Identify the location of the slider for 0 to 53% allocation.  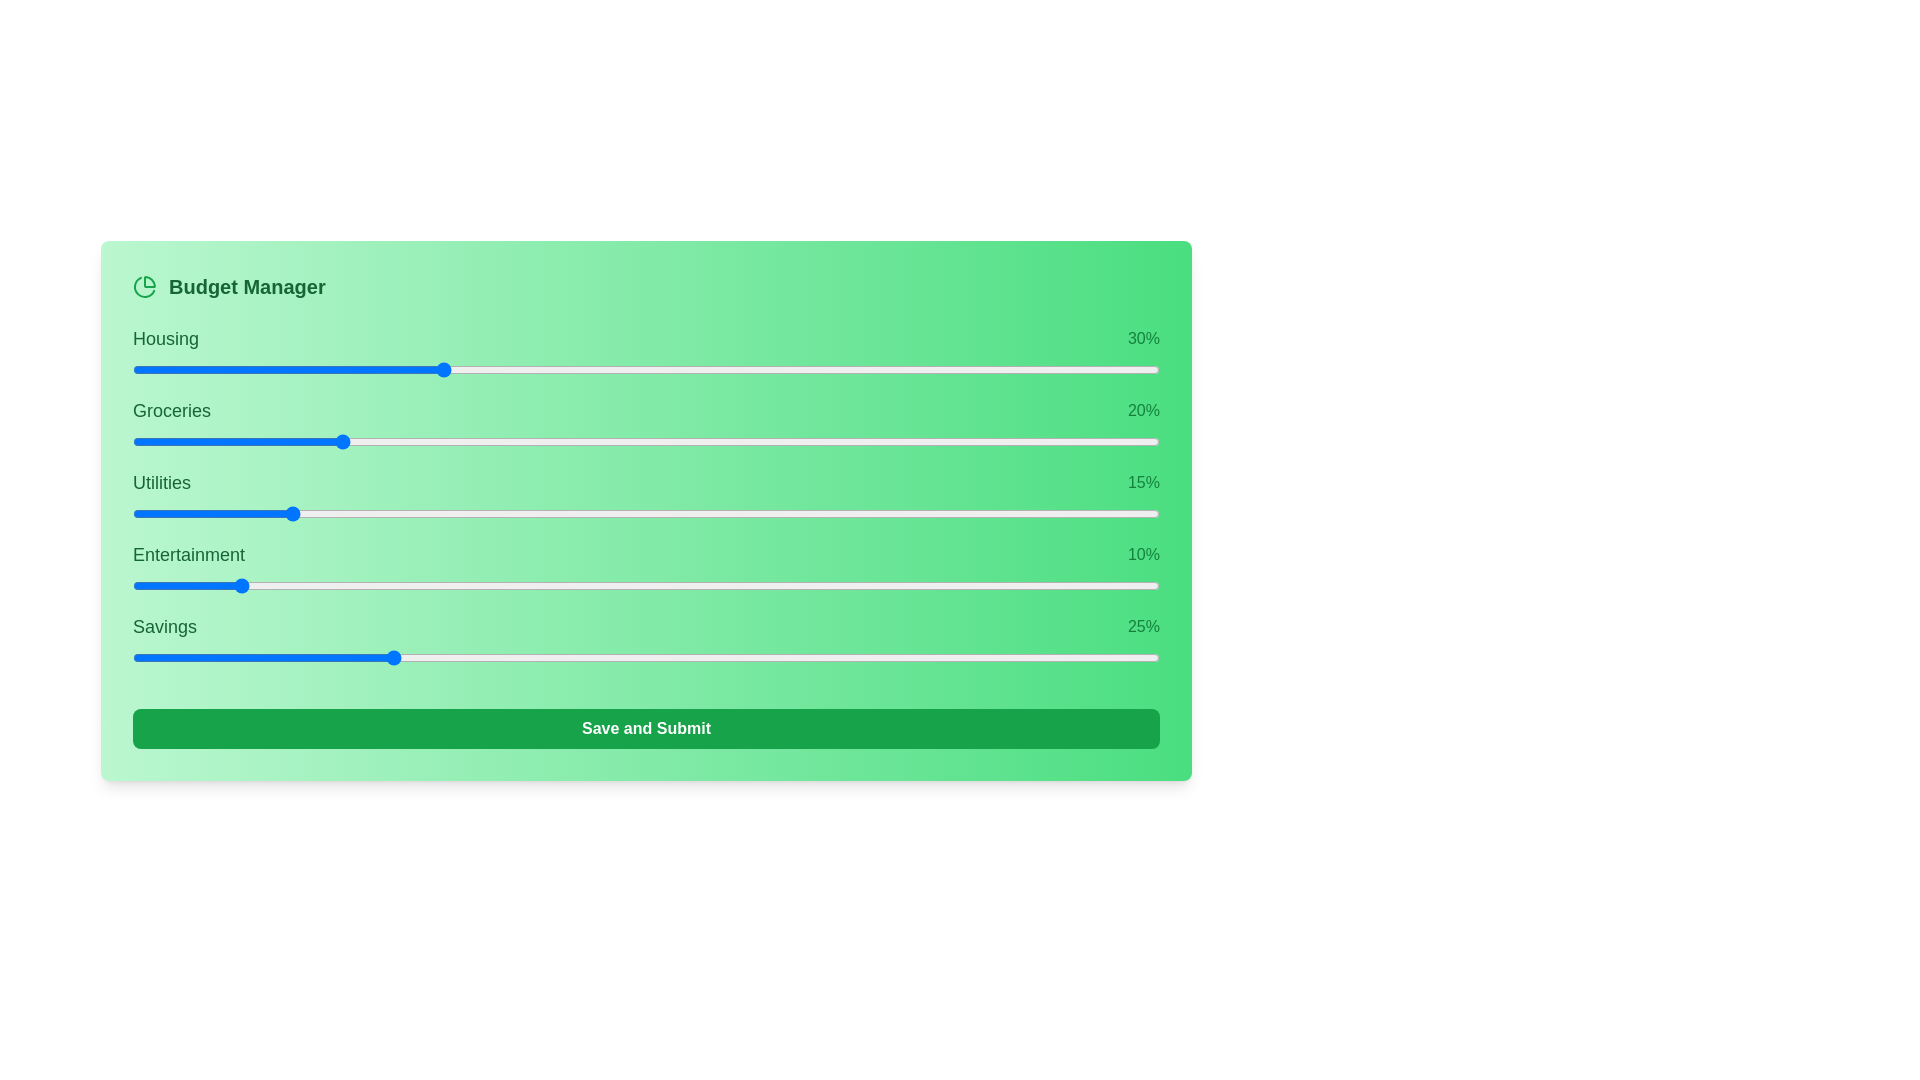
(917, 370).